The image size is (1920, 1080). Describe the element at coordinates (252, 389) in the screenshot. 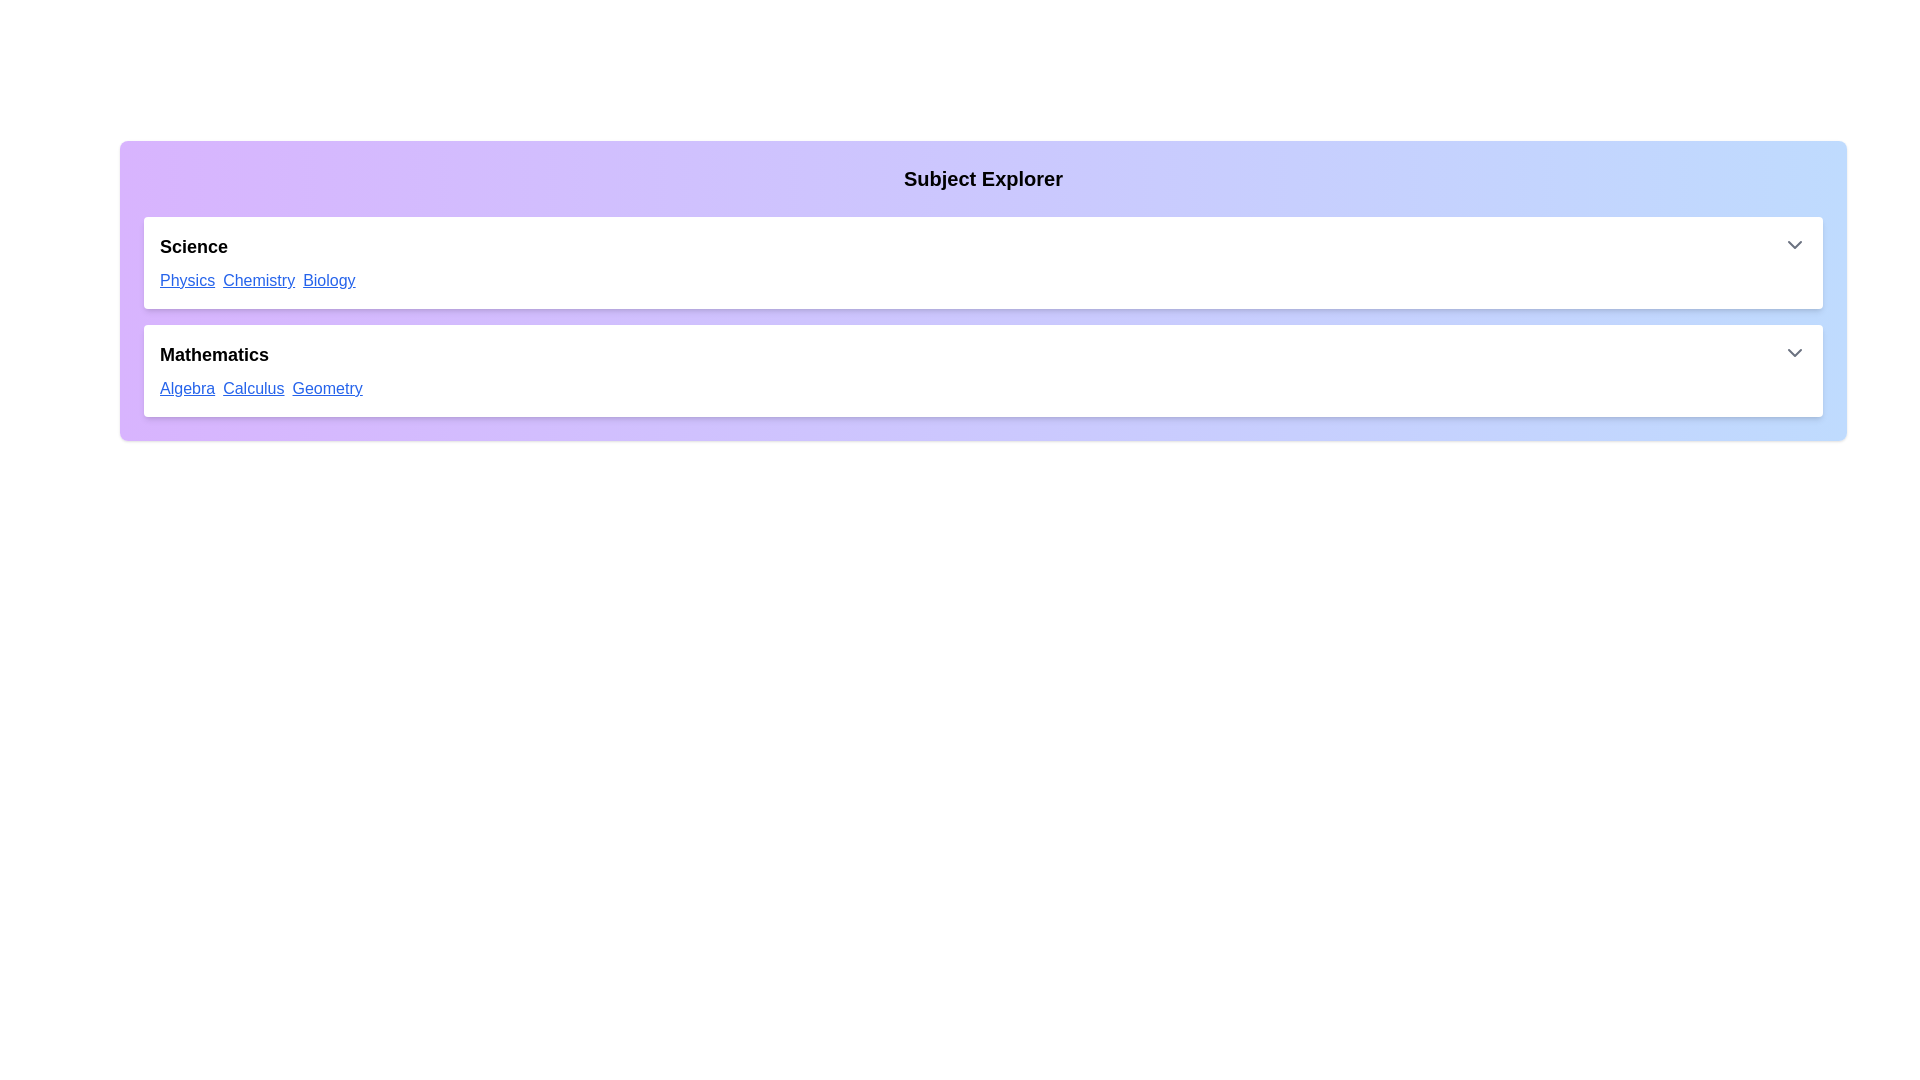

I see `the link with the text 'Calculus' to navigate` at that location.